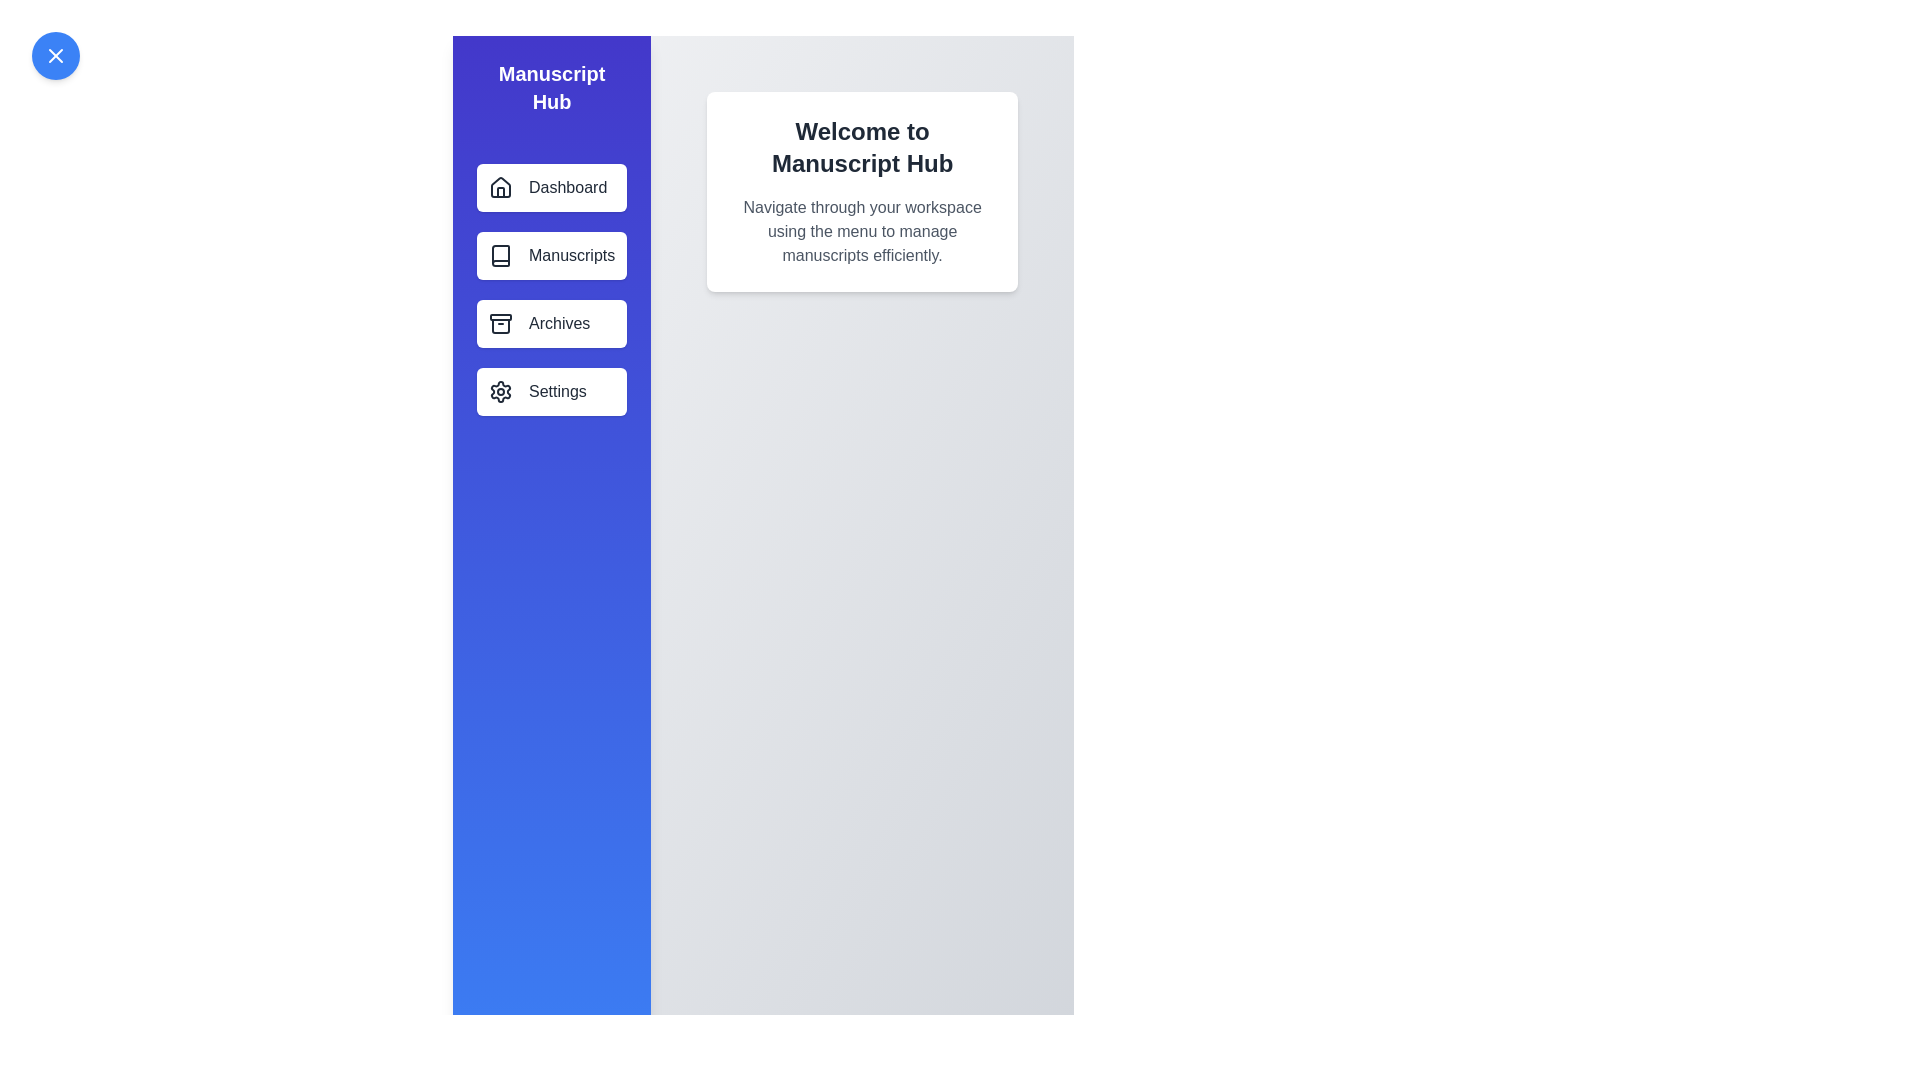 Image resolution: width=1920 pixels, height=1080 pixels. Describe the element at coordinates (552, 188) in the screenshot. I see `the menu item labeled Dashboard` at that location.